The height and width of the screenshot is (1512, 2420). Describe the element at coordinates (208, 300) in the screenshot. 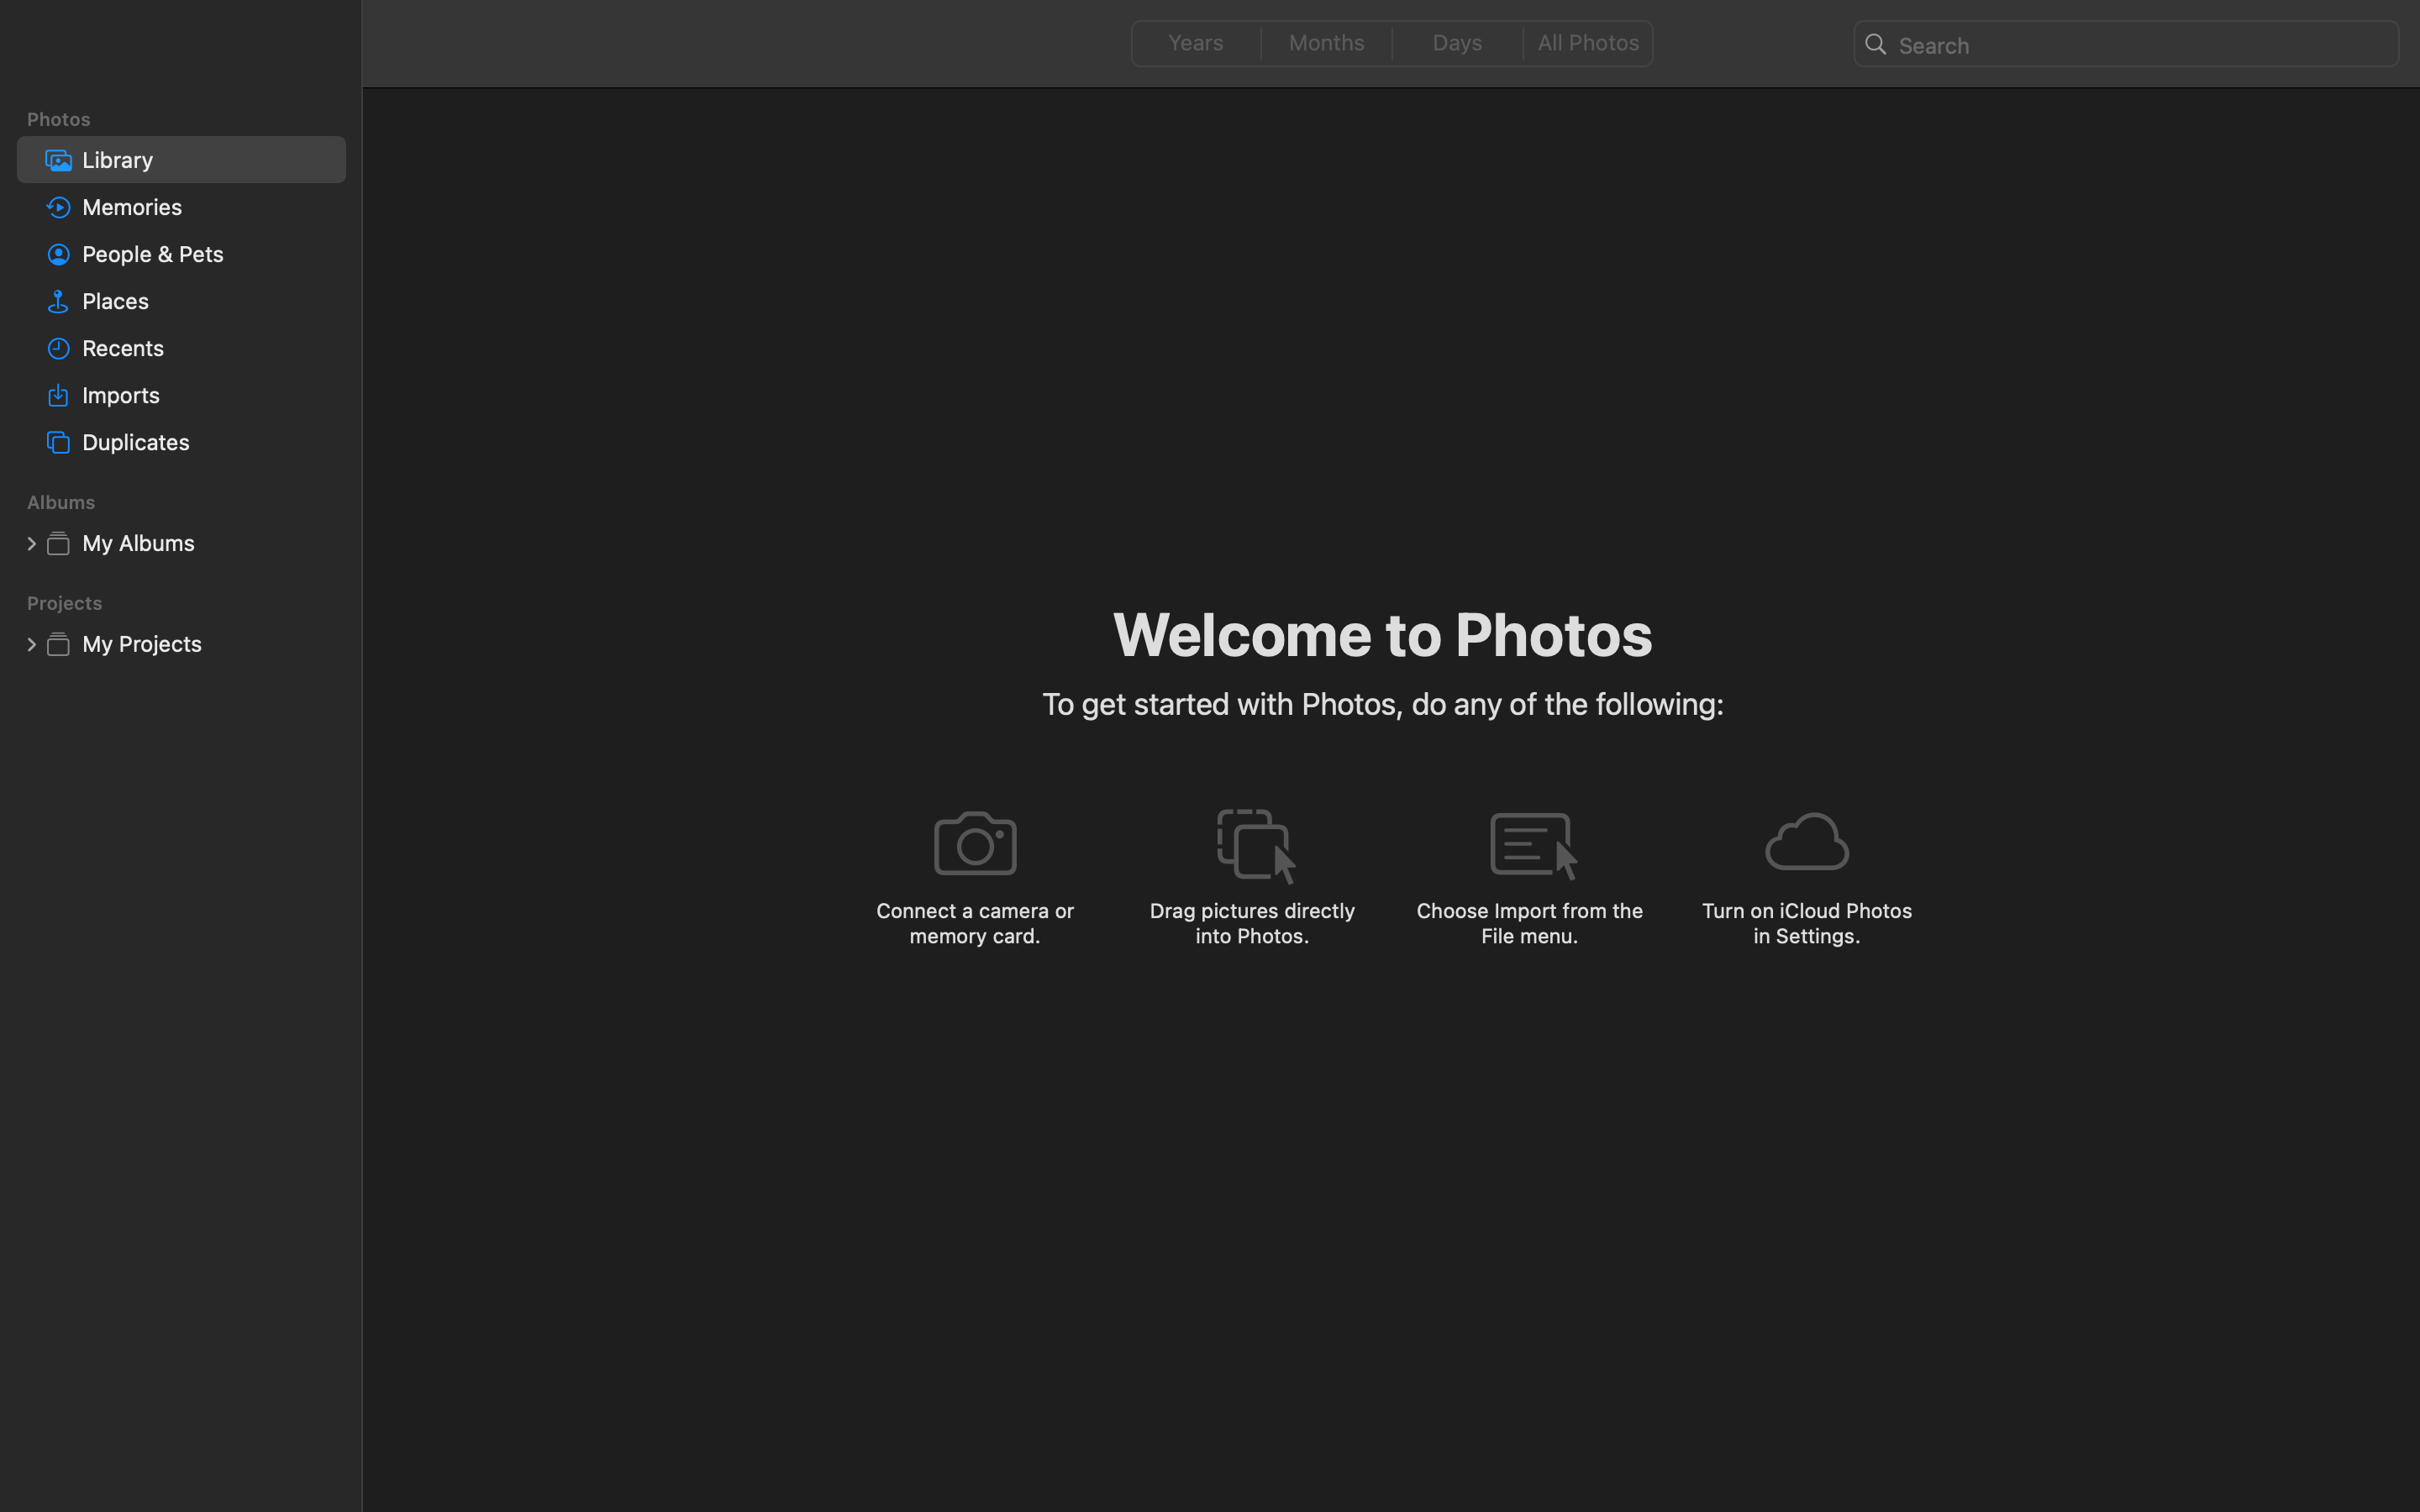

I see `'Places'` at that location.